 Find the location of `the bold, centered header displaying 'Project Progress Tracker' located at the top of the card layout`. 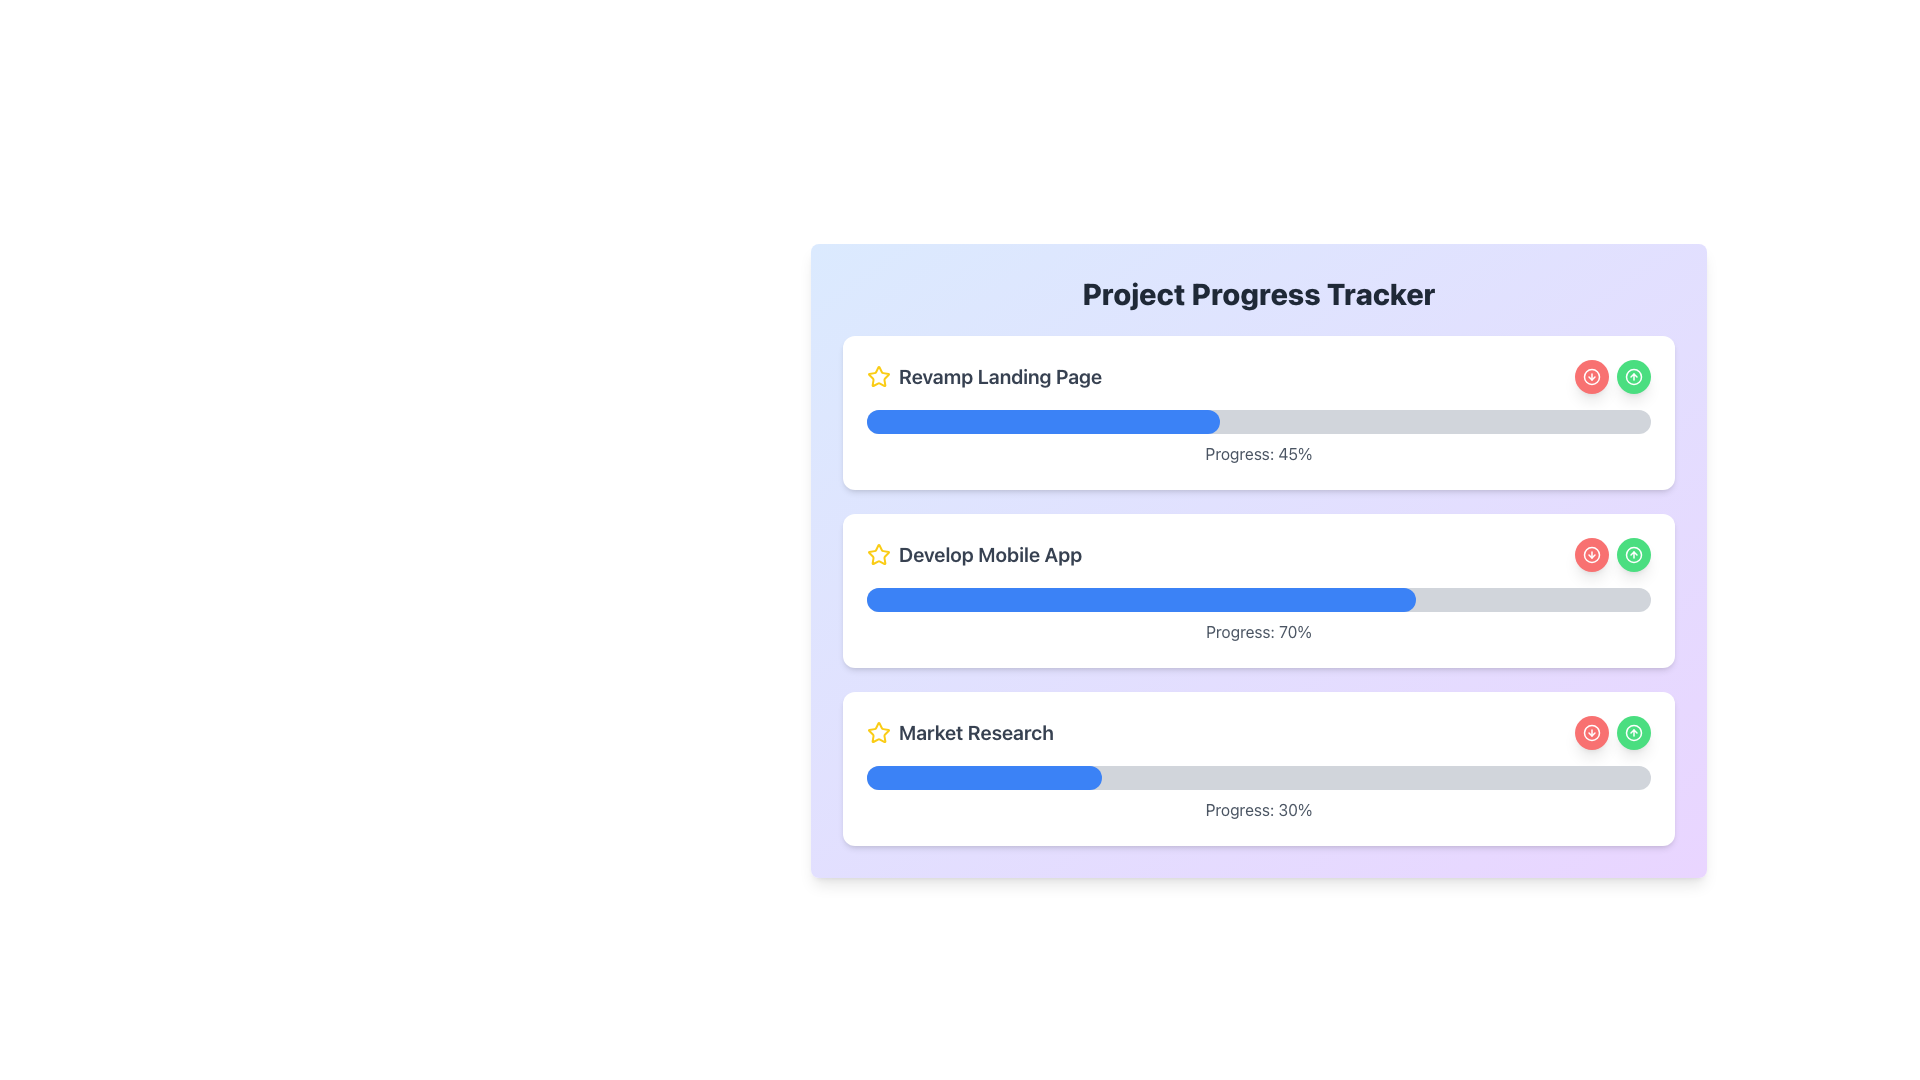

the bold, centered header displaying 'Project Progress Tracker' located at the top of the card layout is located at coordinates (1257, 293).